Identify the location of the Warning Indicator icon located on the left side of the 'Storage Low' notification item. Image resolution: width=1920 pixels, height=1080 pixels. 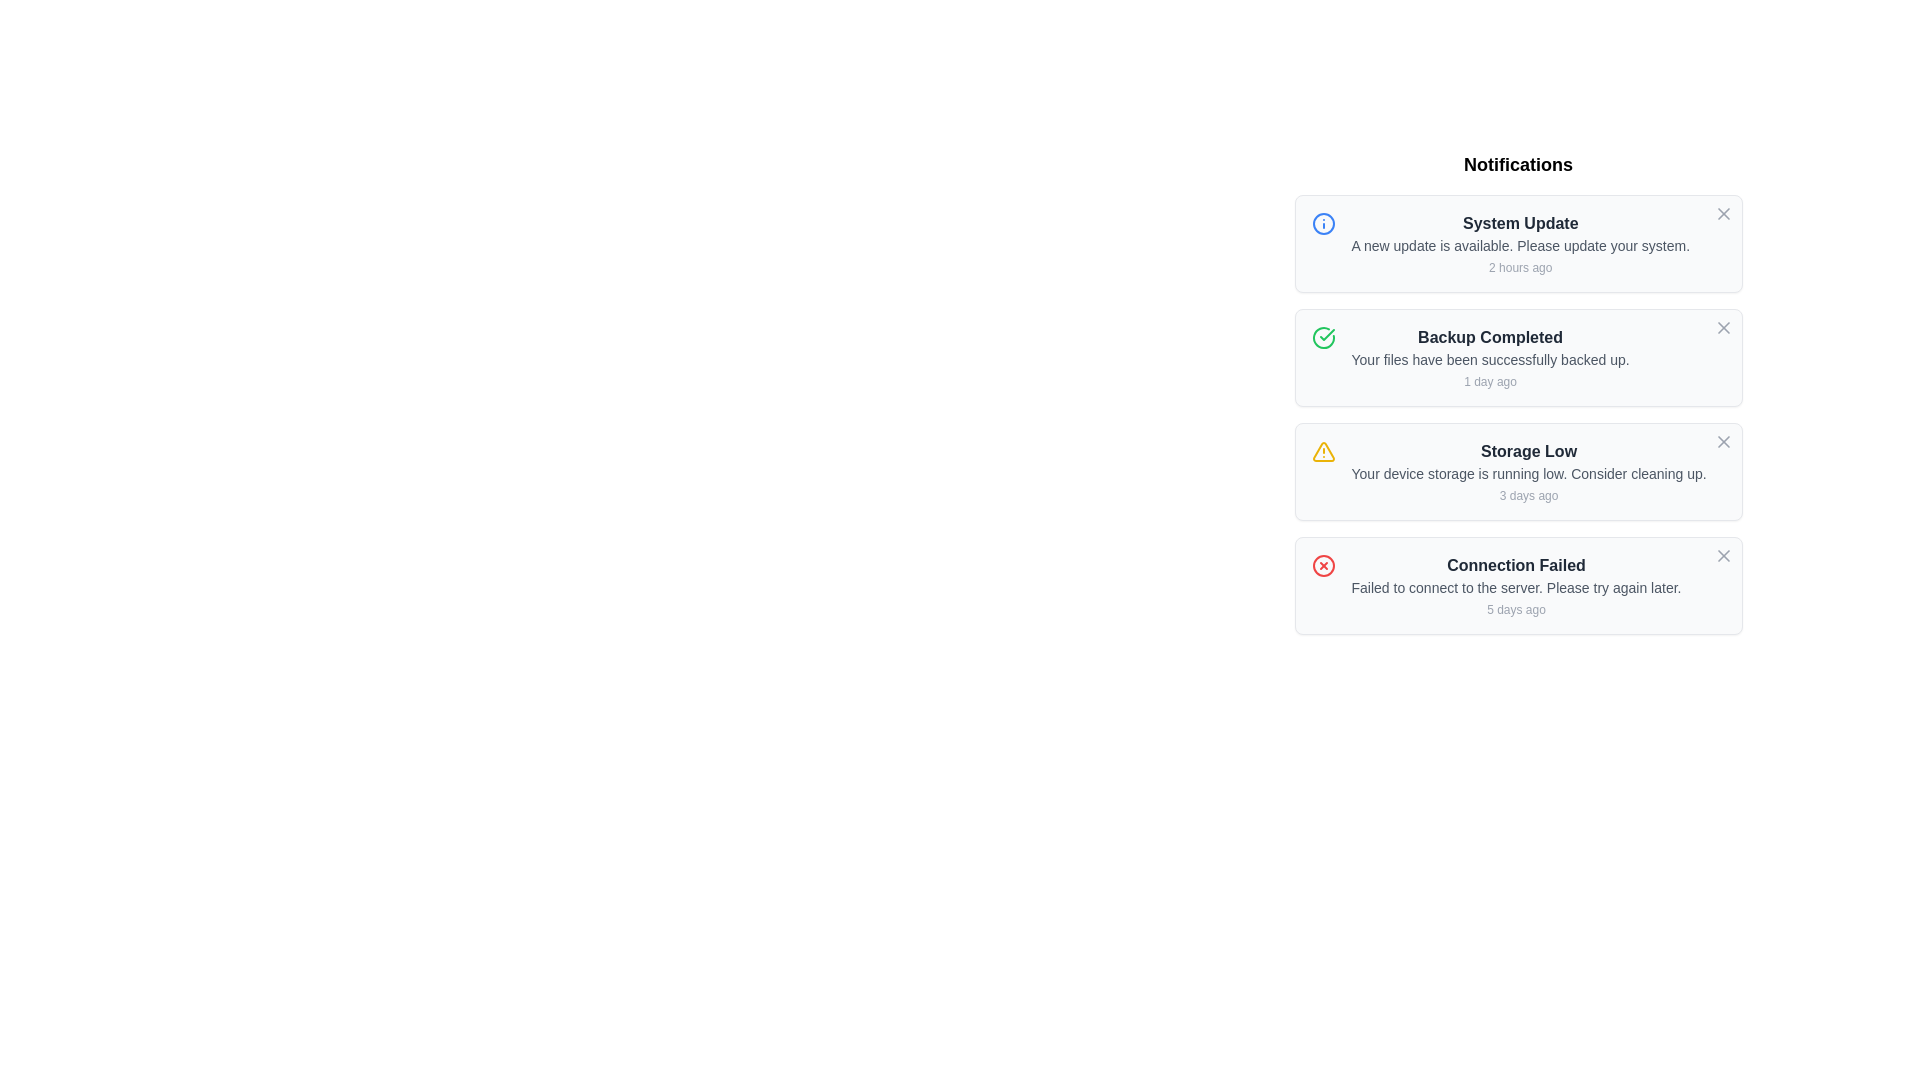
(1323, 451).